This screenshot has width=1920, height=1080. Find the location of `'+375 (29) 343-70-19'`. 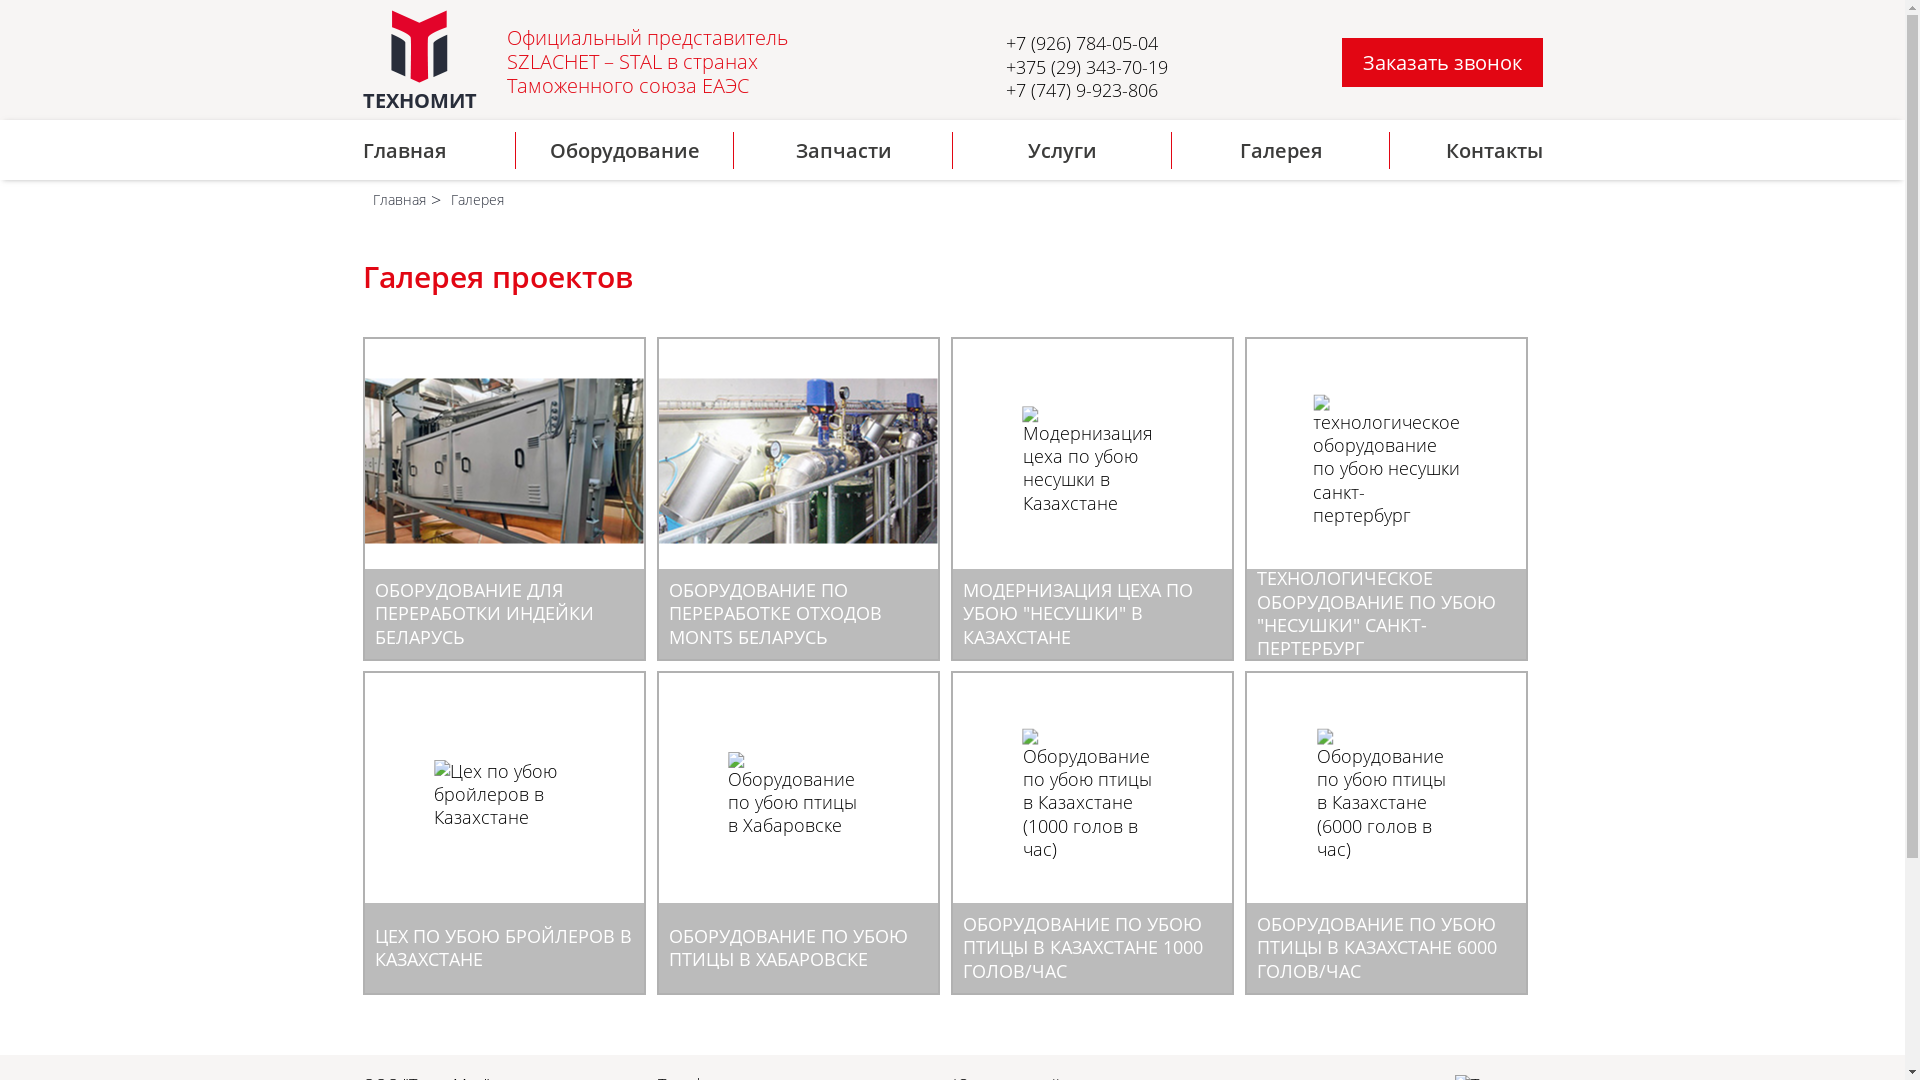

'+375 (29) 343-70-19' is located at coordinates (1006, 64).